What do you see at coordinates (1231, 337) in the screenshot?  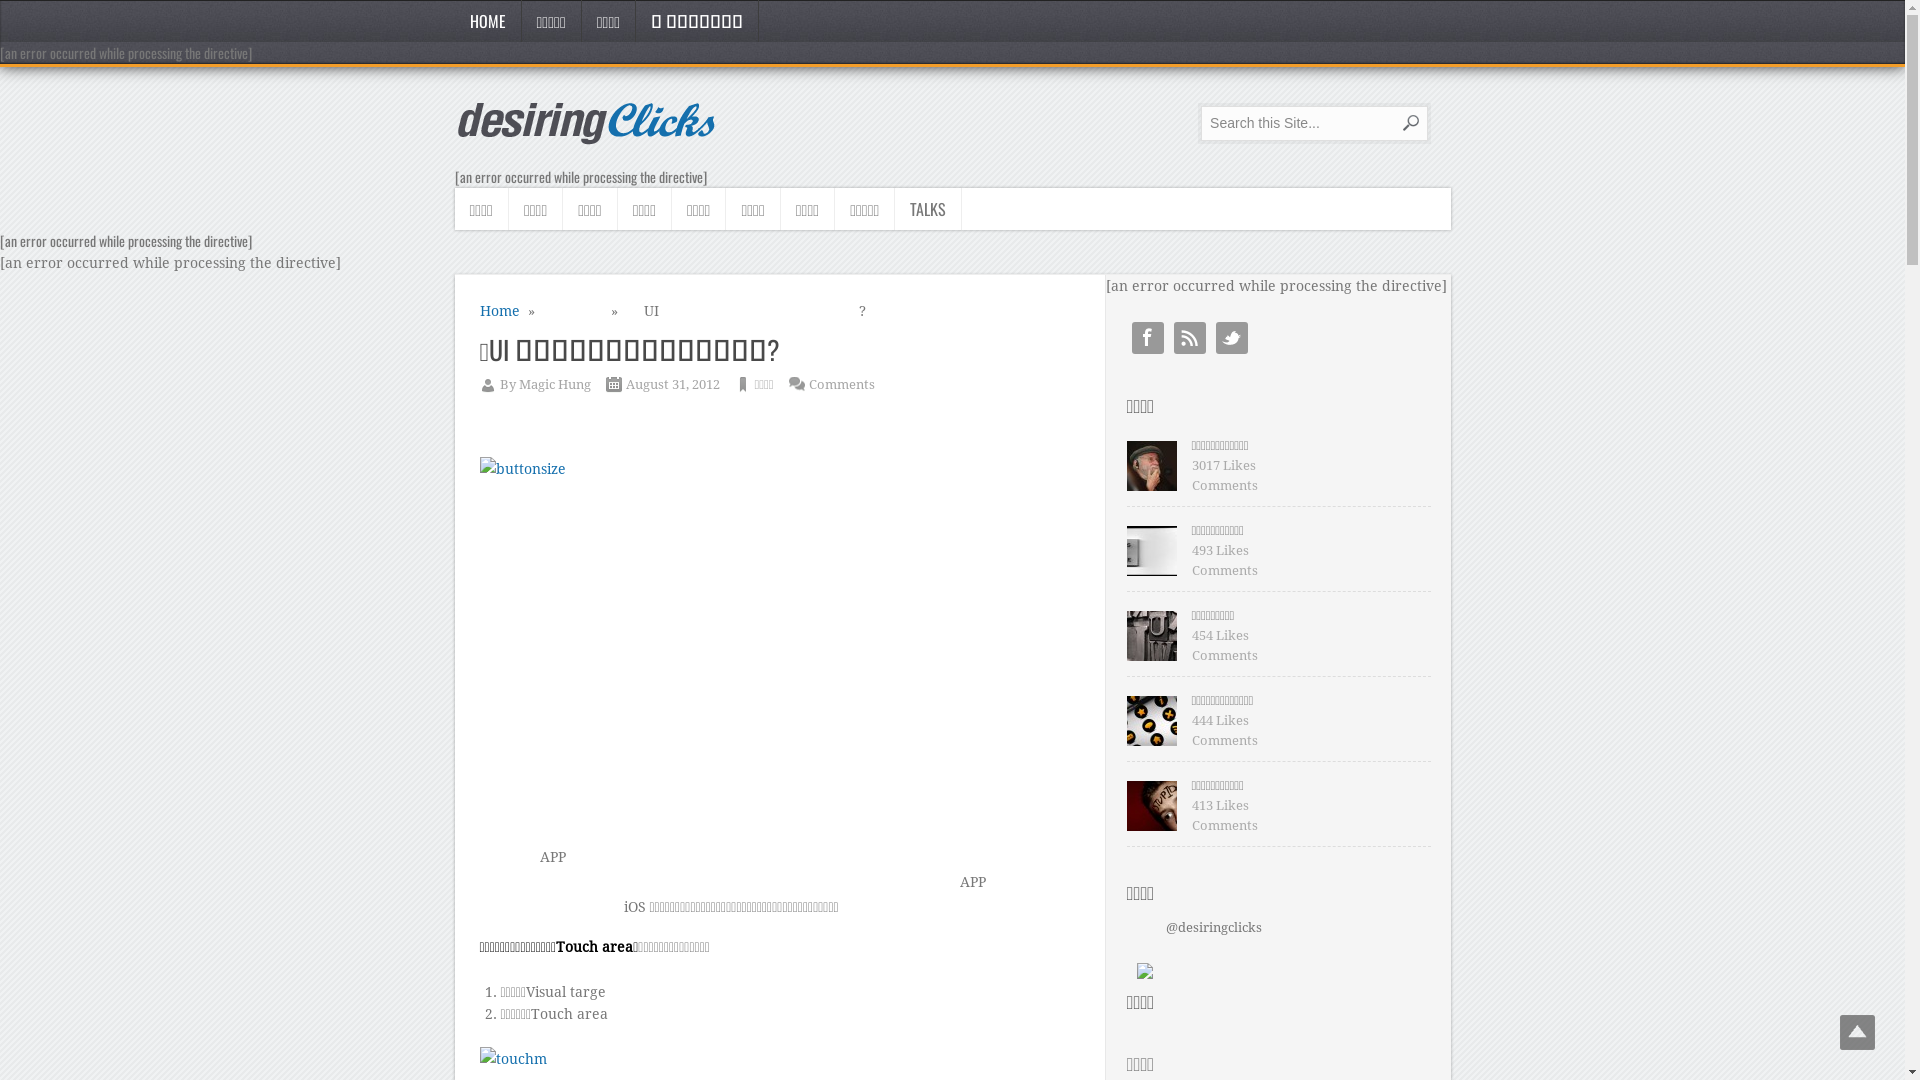 I see `'Twitter'` at bounding box center [1231, 337].